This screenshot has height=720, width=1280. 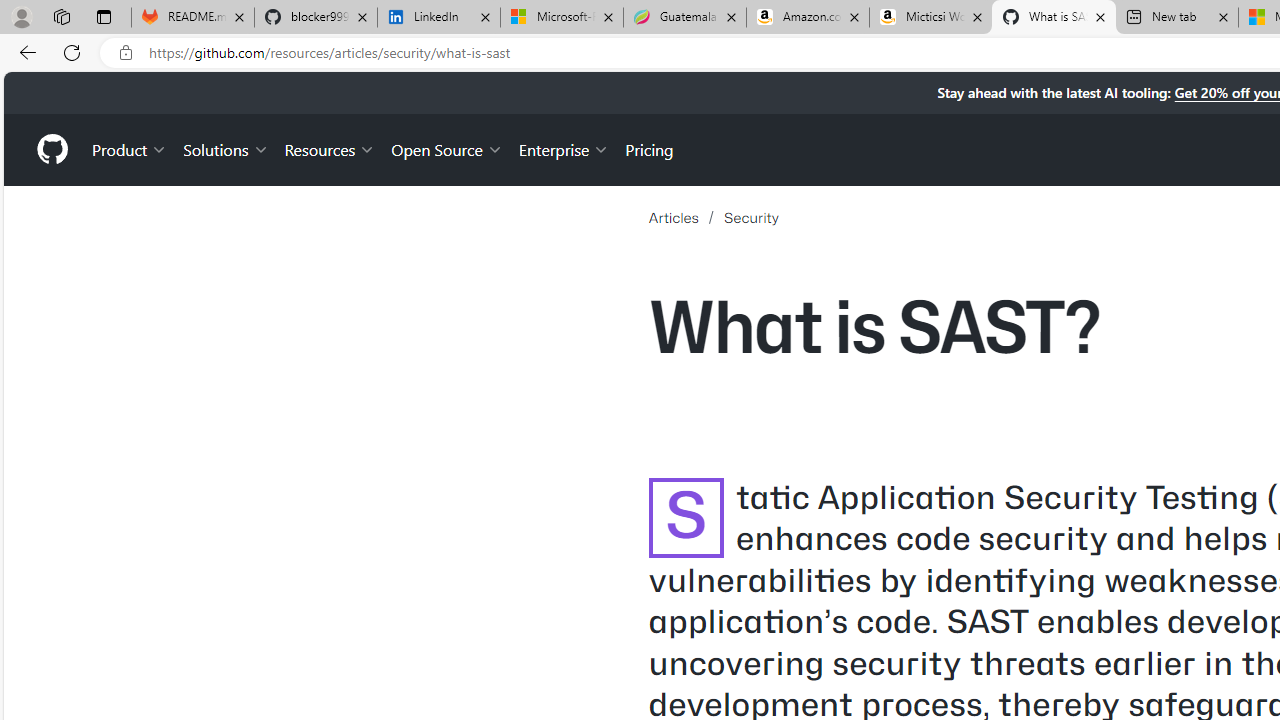 I want to click on 'Product', so click(x=129, y=148).